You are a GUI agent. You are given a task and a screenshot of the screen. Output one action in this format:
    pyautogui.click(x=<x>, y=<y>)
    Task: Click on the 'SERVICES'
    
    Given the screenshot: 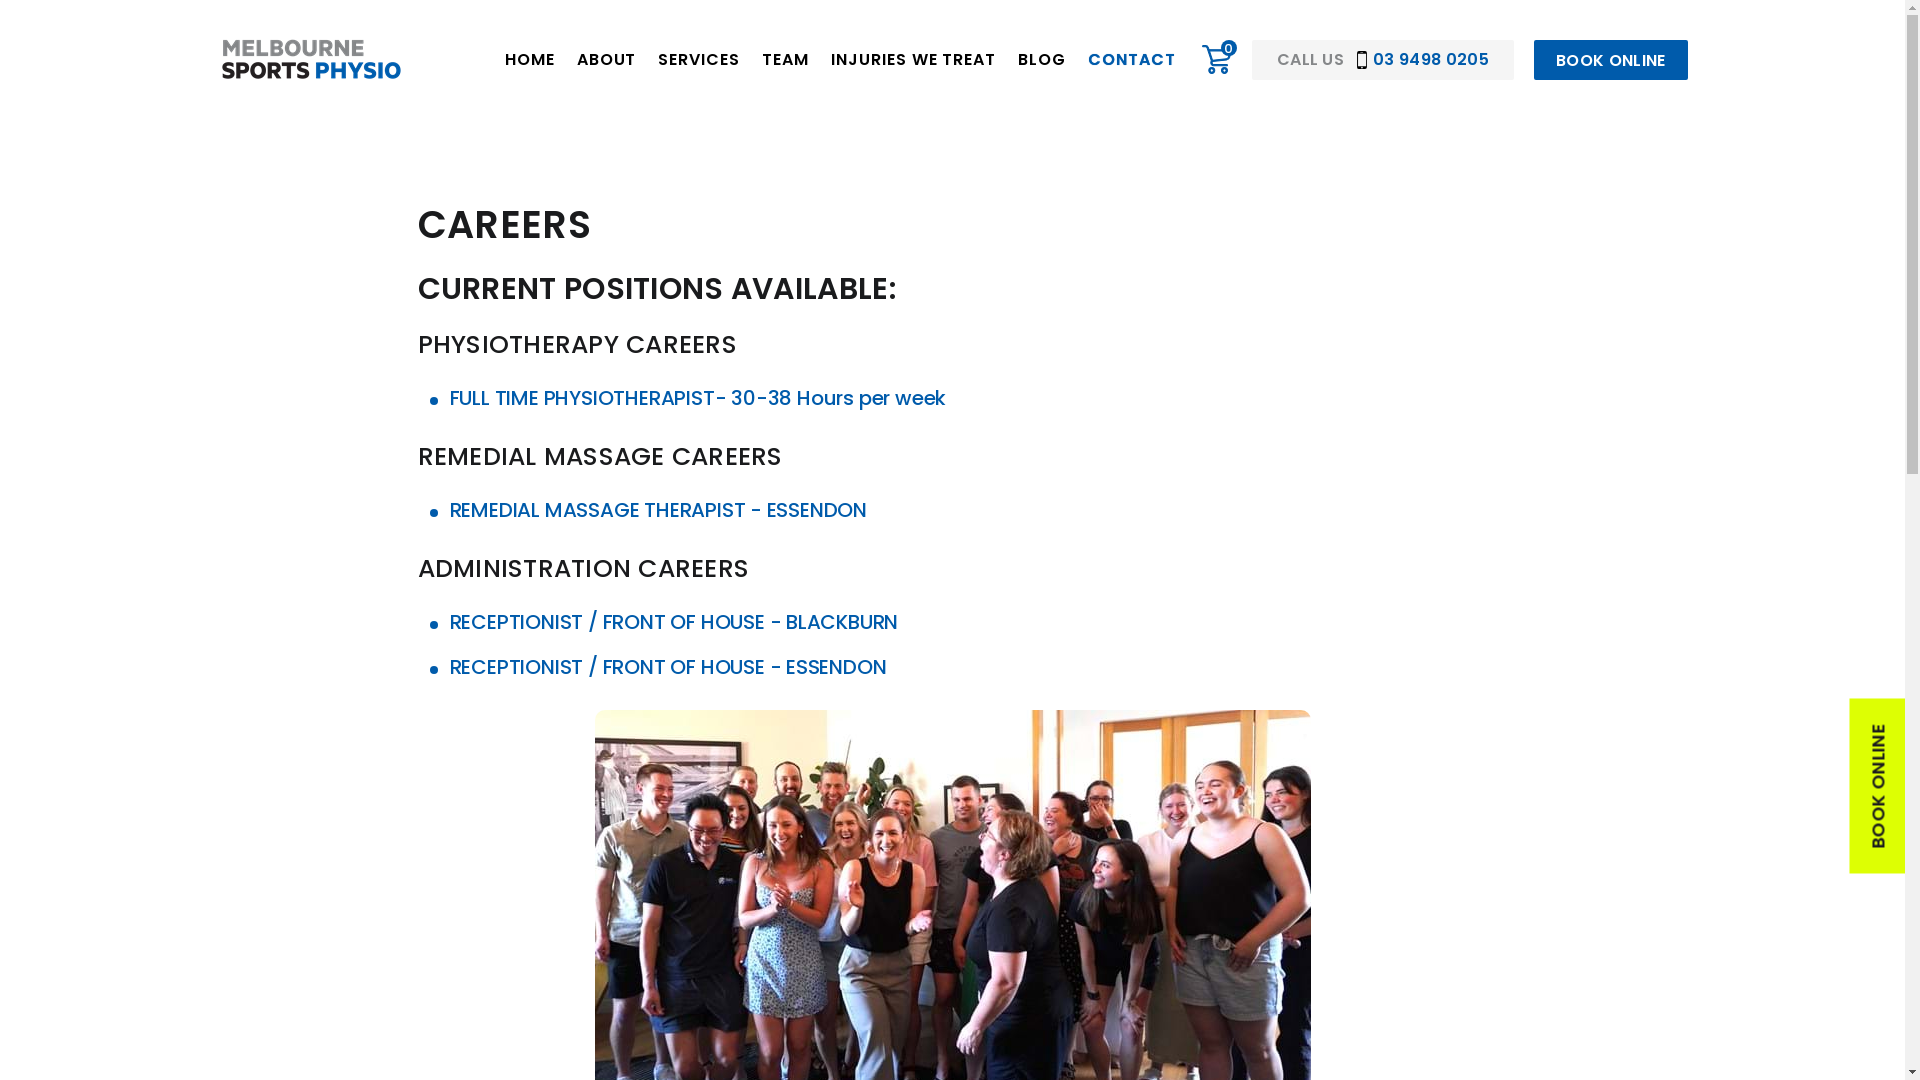 What is the action you would take?
    pyautogui.click(x=699, y=59)
    